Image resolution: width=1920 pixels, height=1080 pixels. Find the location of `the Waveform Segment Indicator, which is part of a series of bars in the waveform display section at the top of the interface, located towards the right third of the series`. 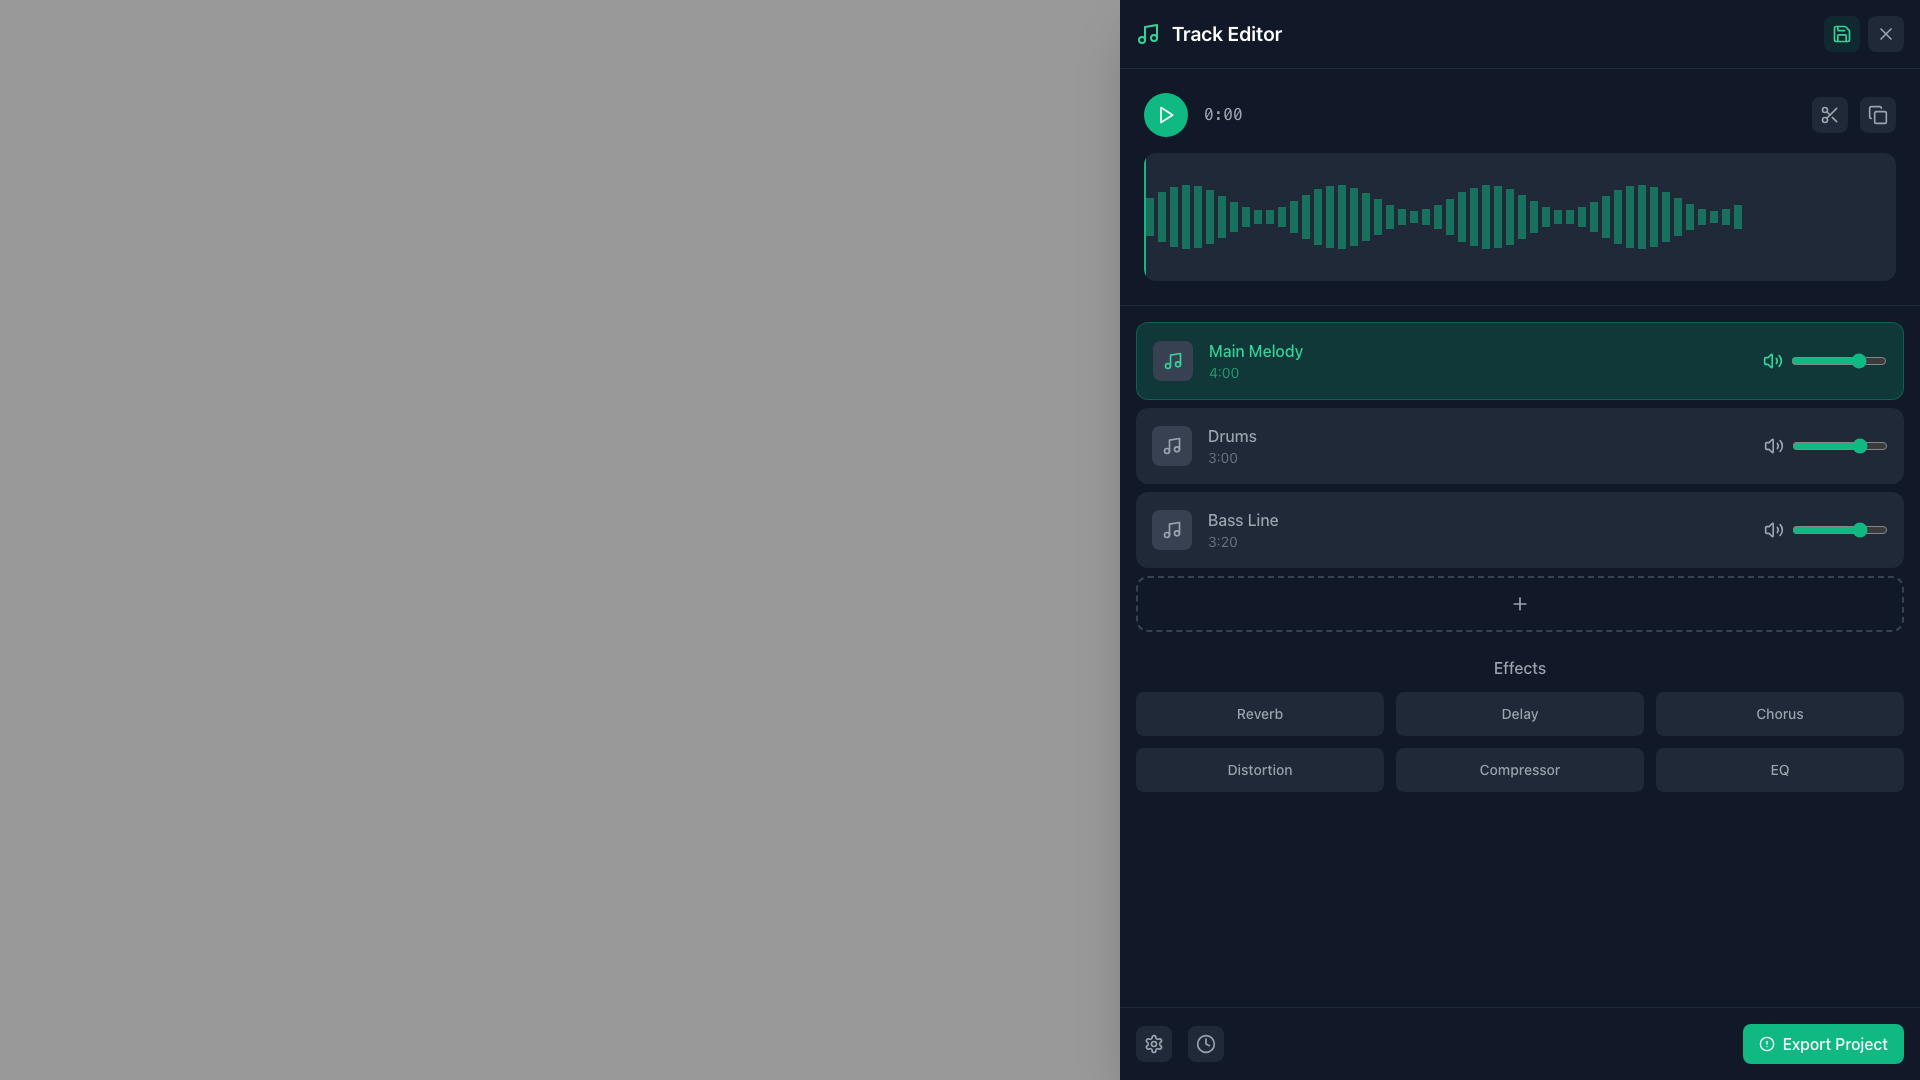

the Waveform Segment Indicator, which is part of a series of bars in the waveform display section at the top of the interface, located towards the right third of the series is located at coordinates (1630, 216).